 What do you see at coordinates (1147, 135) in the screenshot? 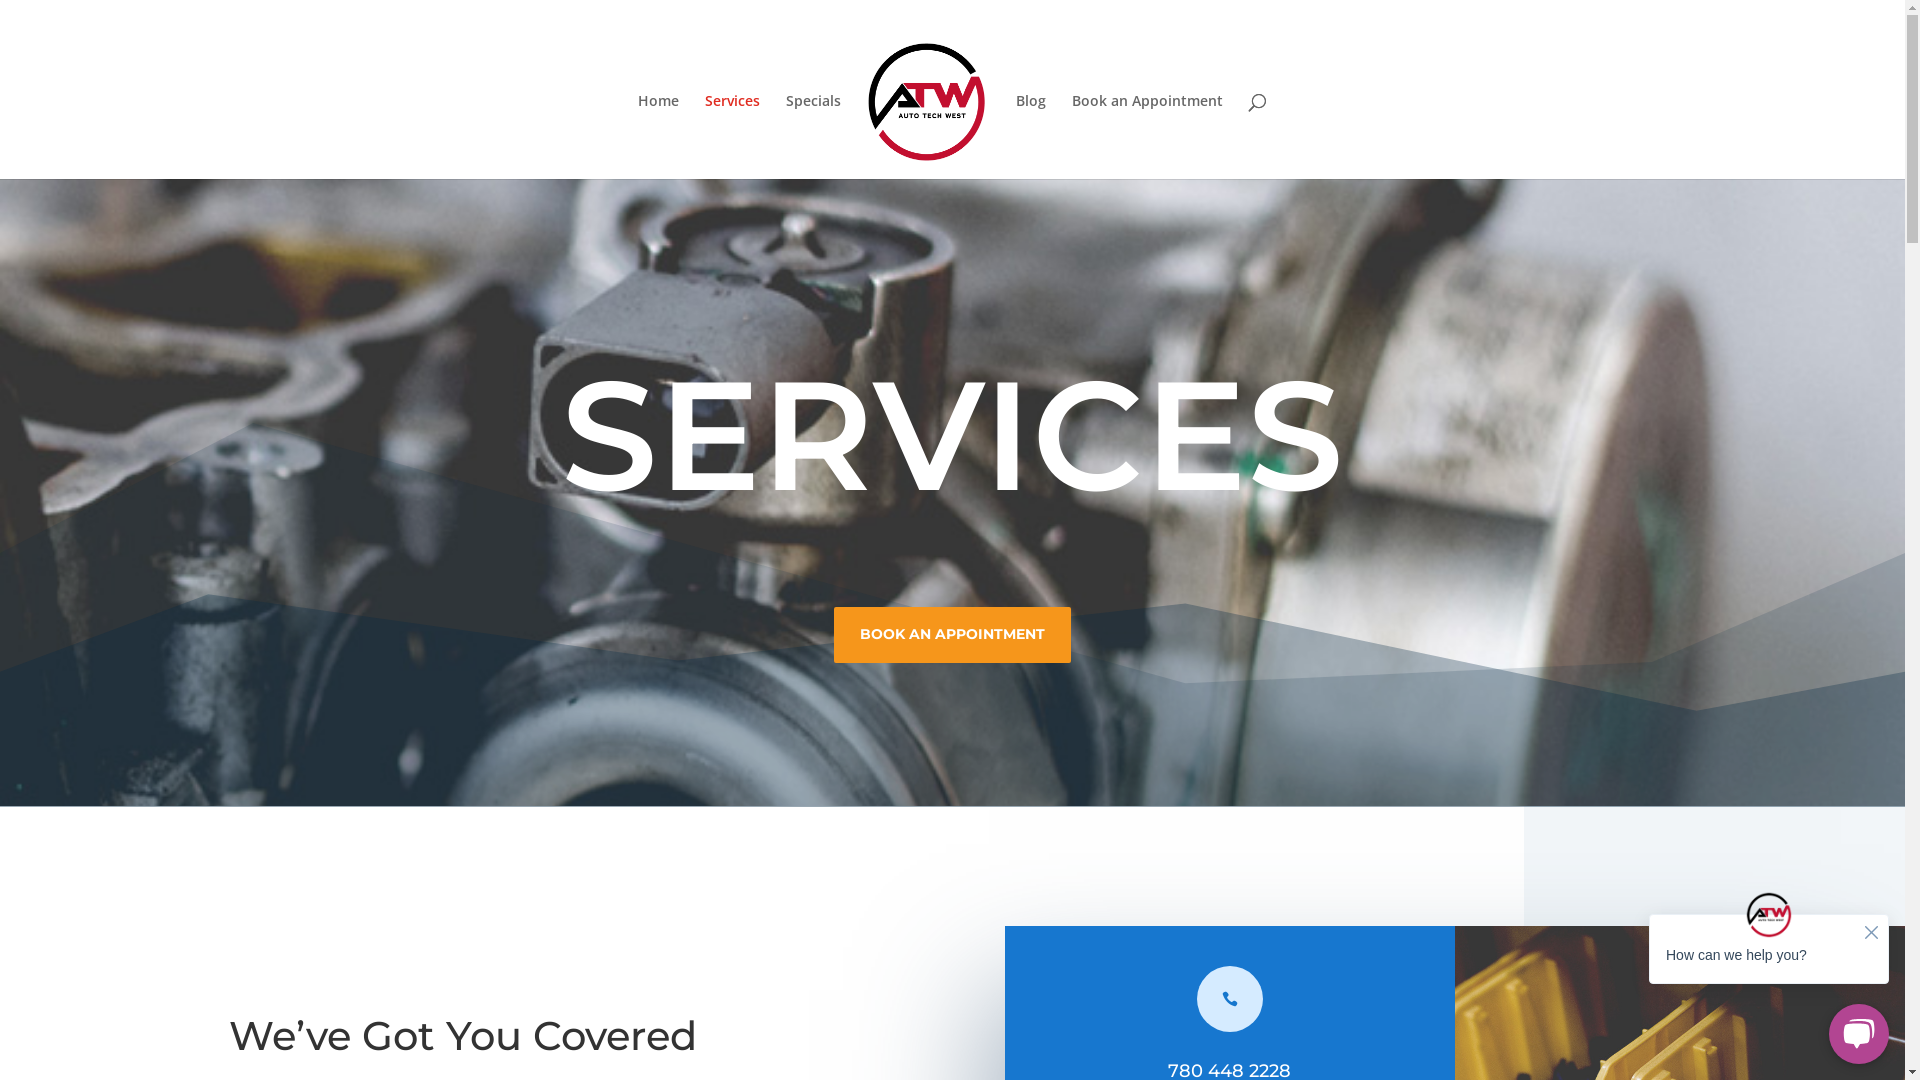
I see `'Book an Appointment'` at bounding box center [1147, 135].